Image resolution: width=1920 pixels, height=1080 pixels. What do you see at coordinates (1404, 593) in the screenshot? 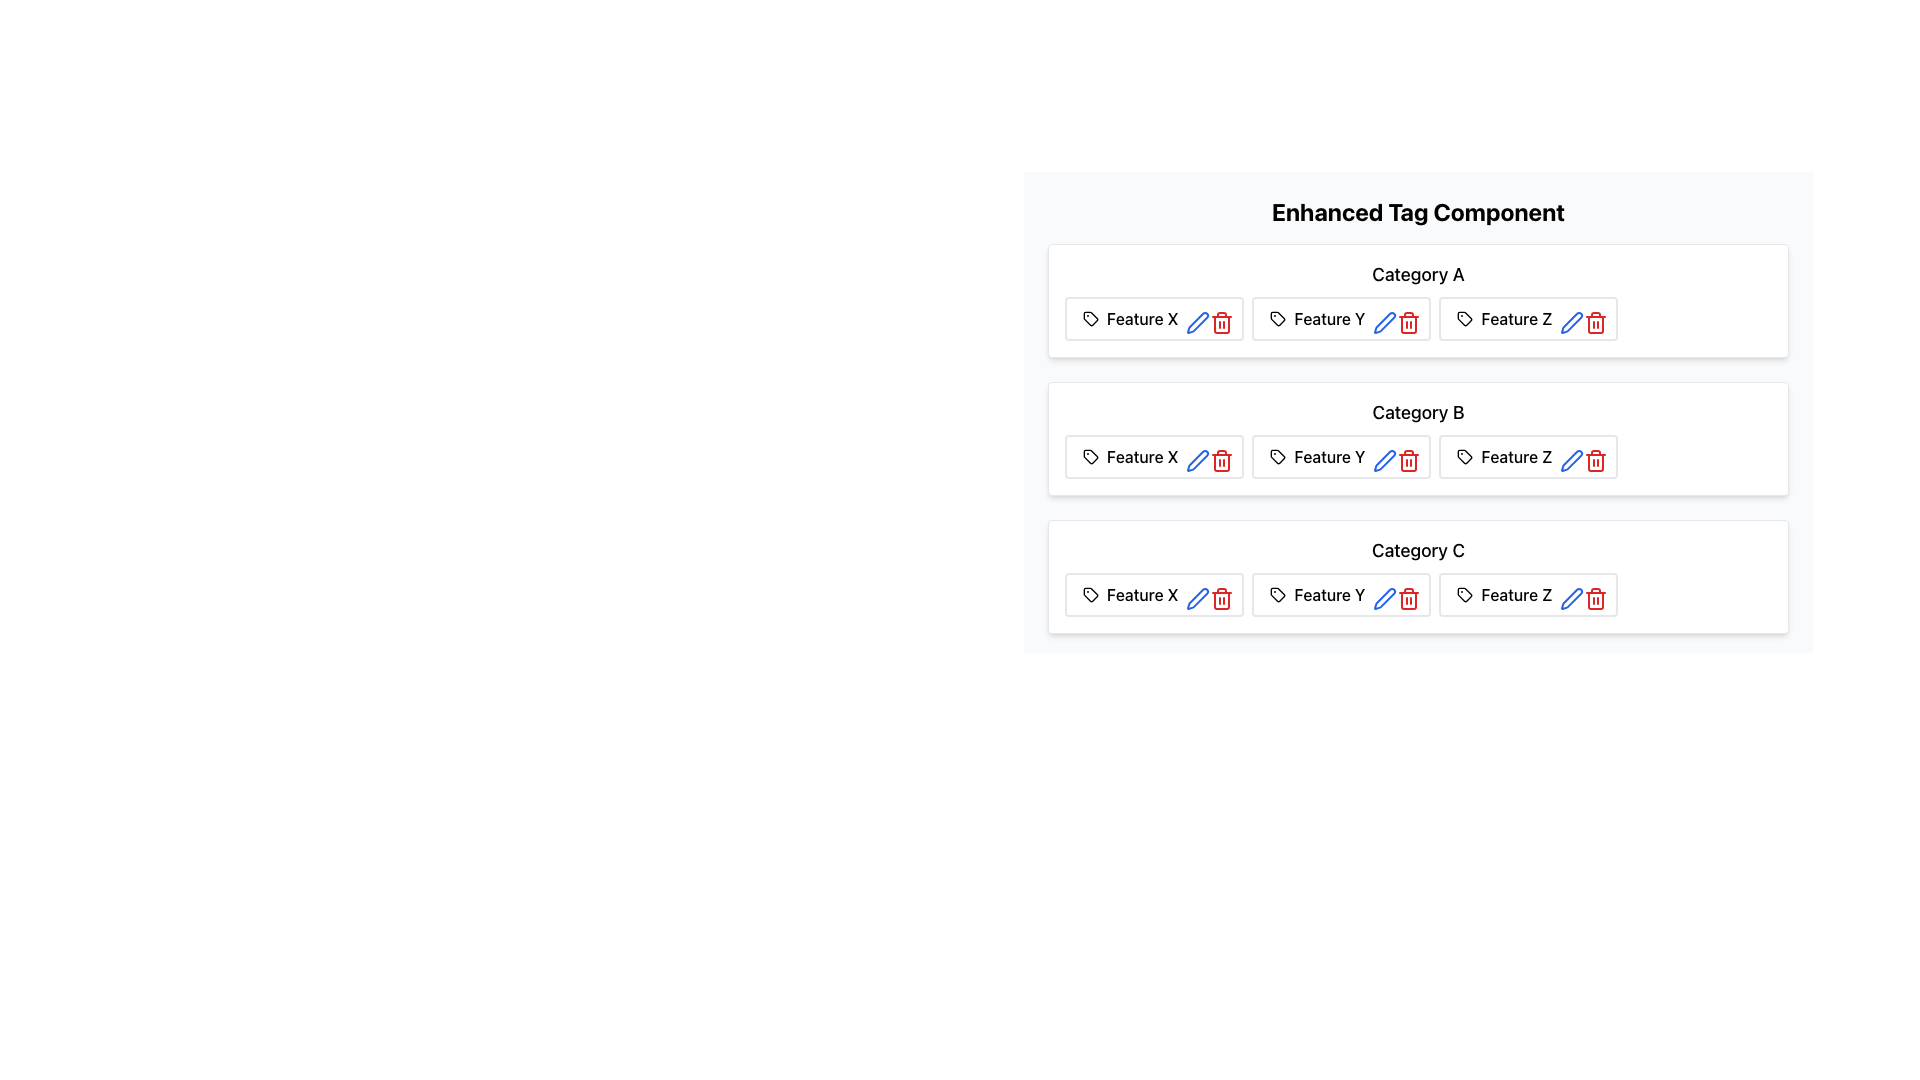
I see `the delete button for the 'Feature Y' item located at the rightmost side of the row under 'Category A'` at bounding box center [1404, 593].